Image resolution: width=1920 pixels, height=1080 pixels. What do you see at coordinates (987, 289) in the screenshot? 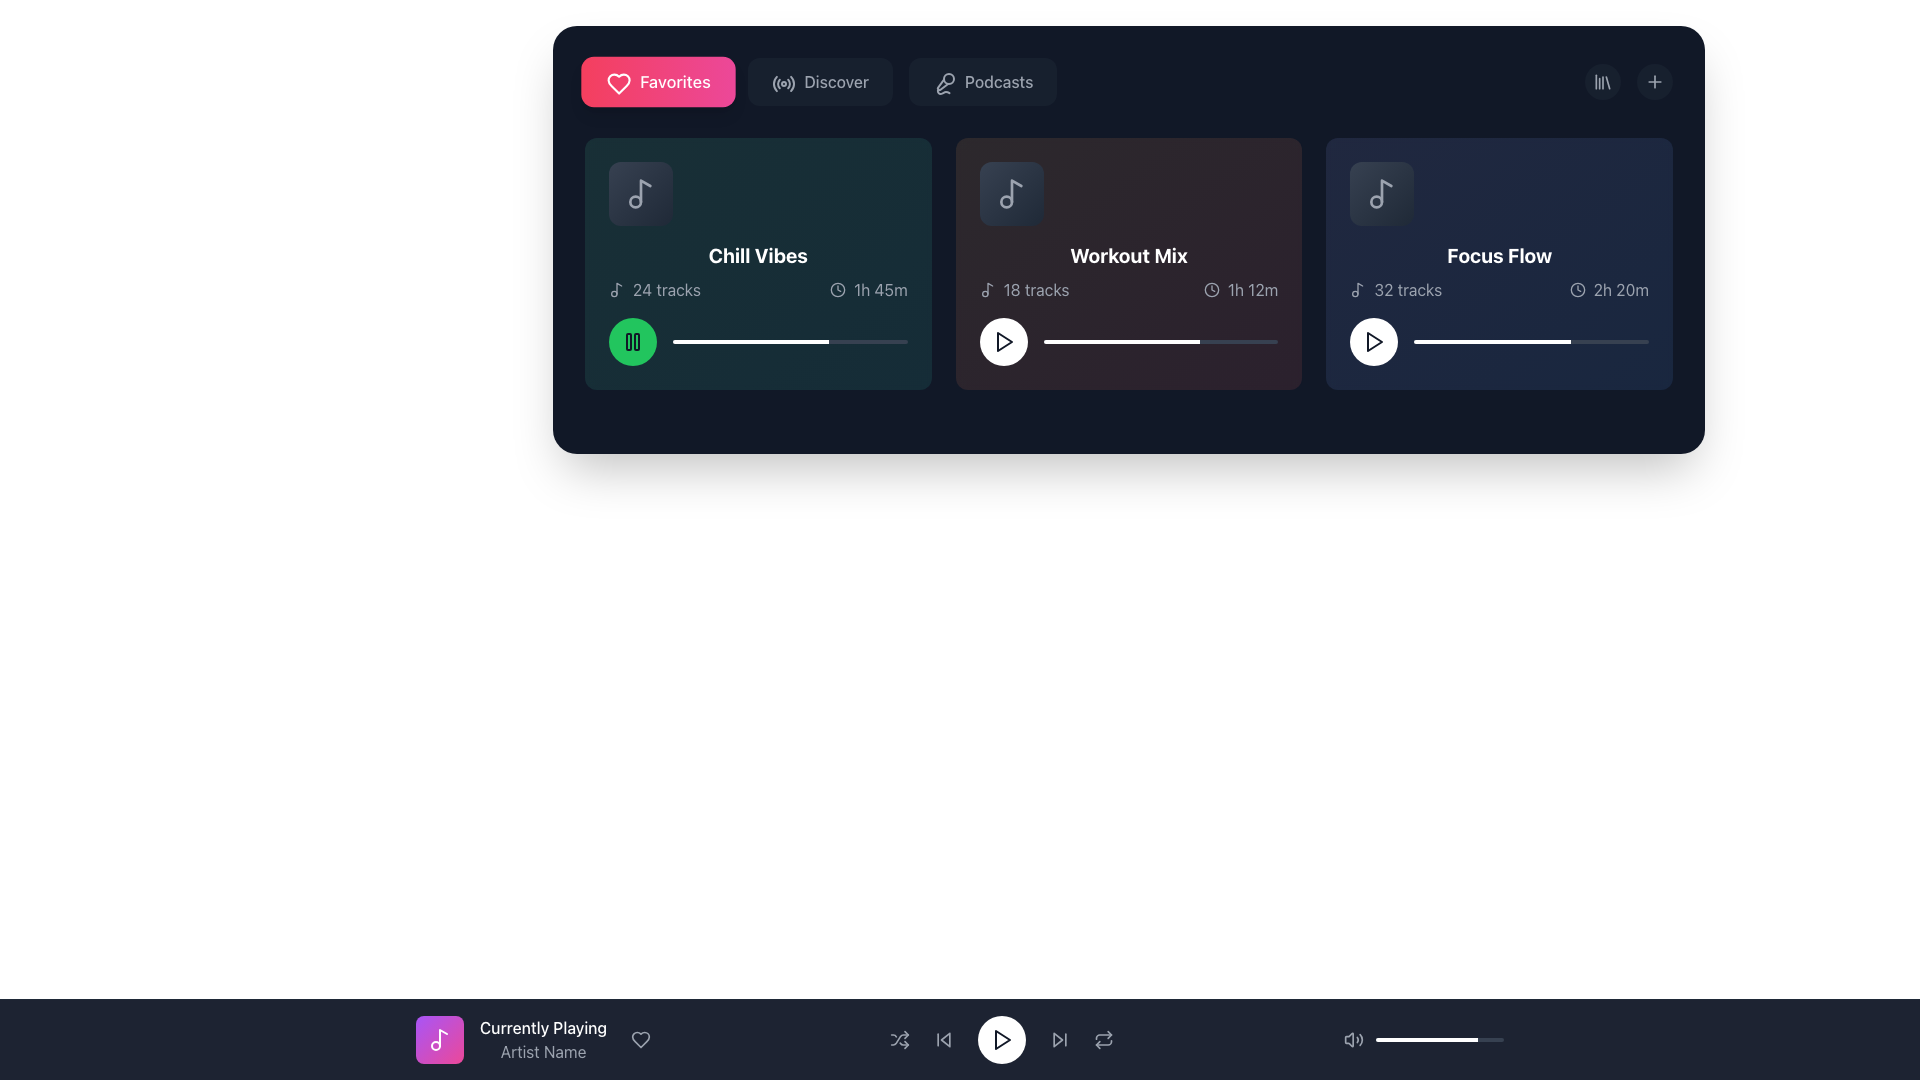
I see `the music icon located within the 'Workout Mix' card, positioned to the left of the text '18 tracks'` at bounding box center [987, 289].